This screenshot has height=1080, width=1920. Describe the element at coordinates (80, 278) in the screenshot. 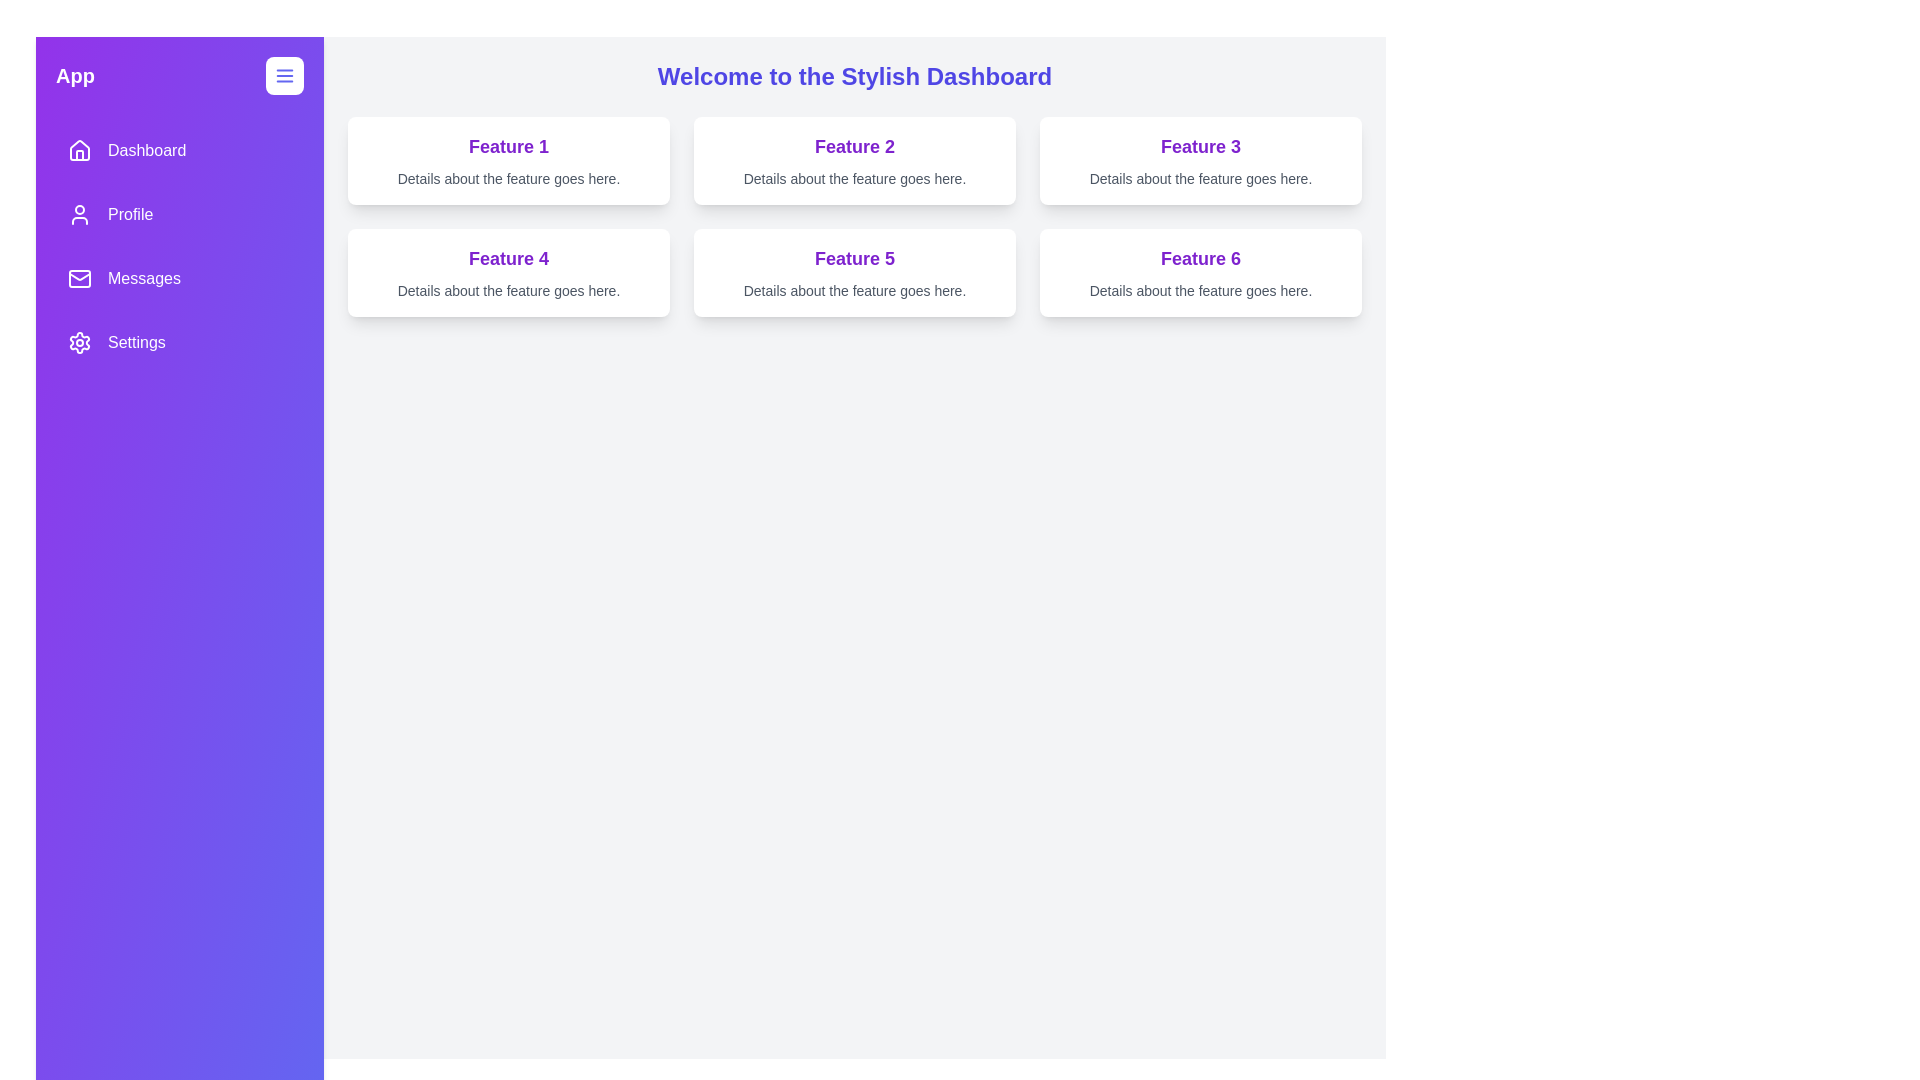

I see `the larger rectangular part of the envelope icon representing the Messages section in the navigation sidebar` at that location.